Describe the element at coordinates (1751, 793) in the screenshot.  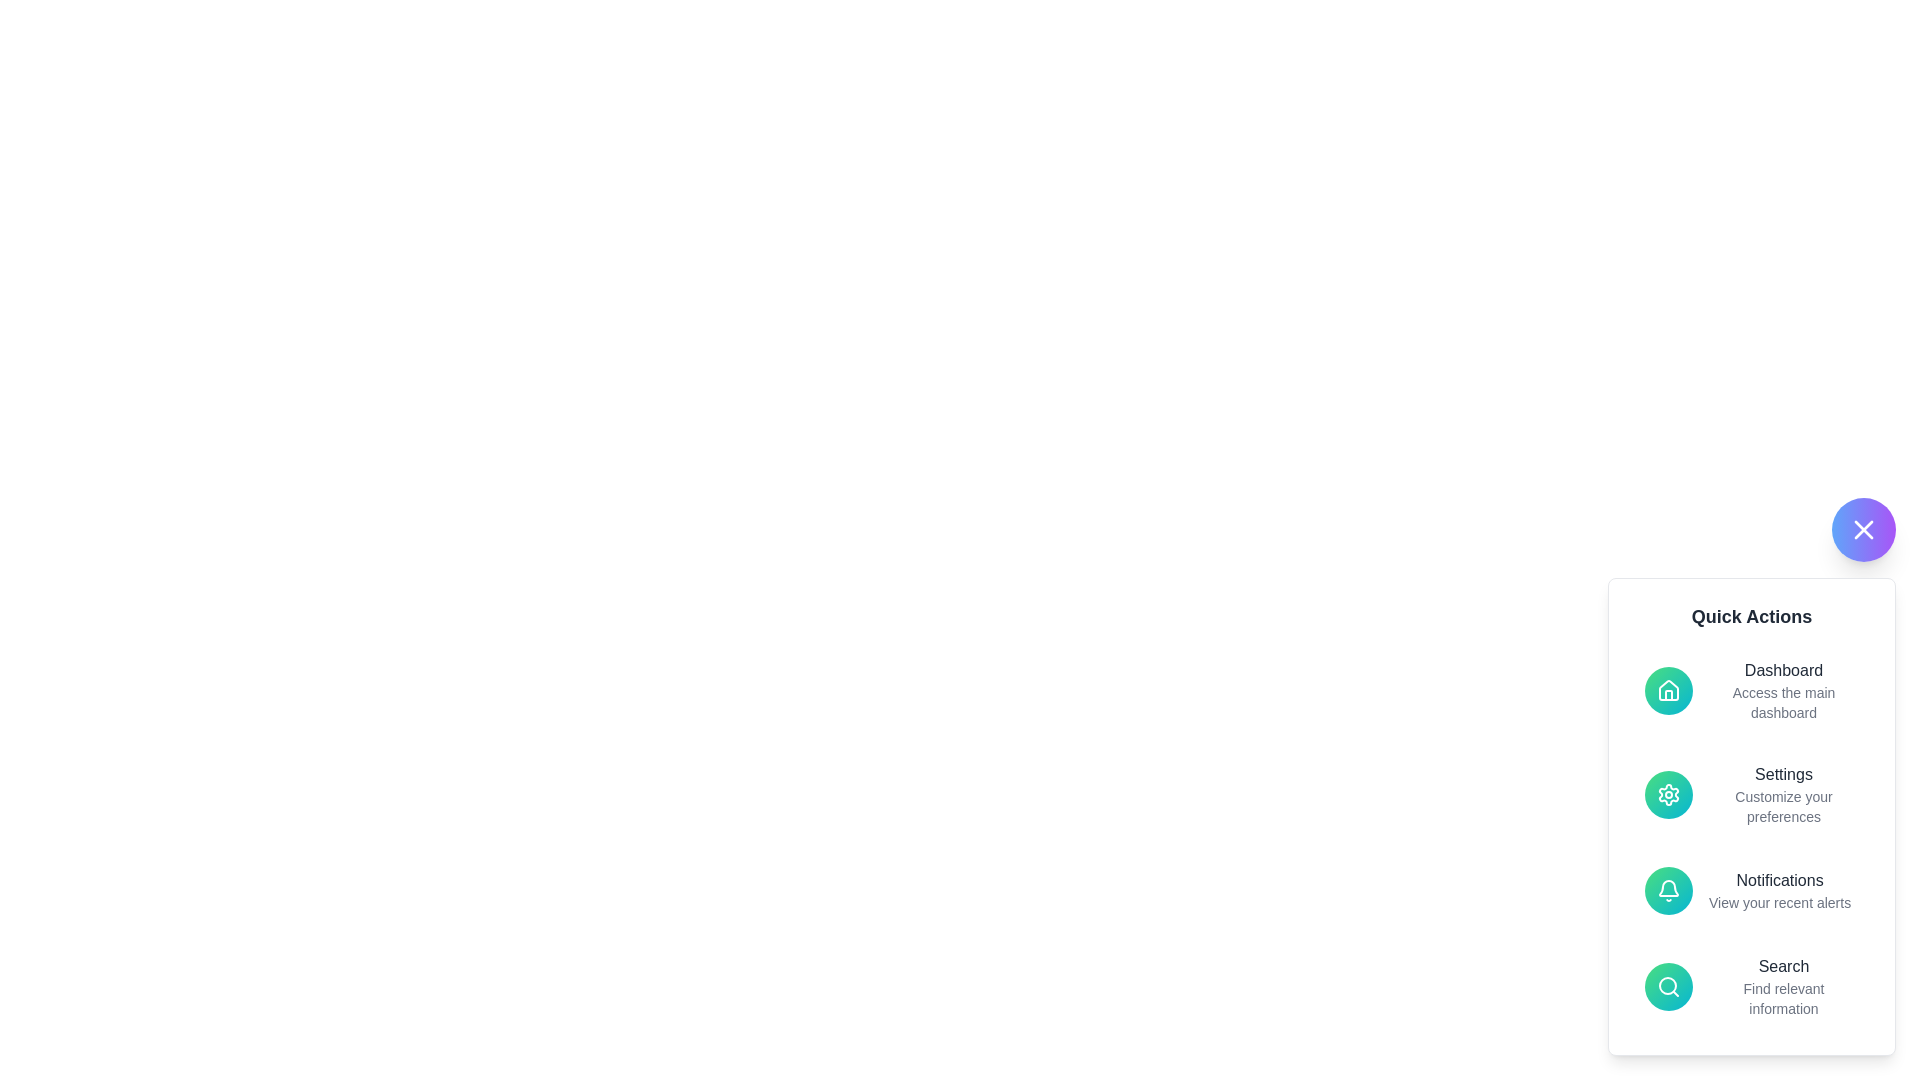
I see `the menu item labeled 'Settings' to highlight it` at that location.